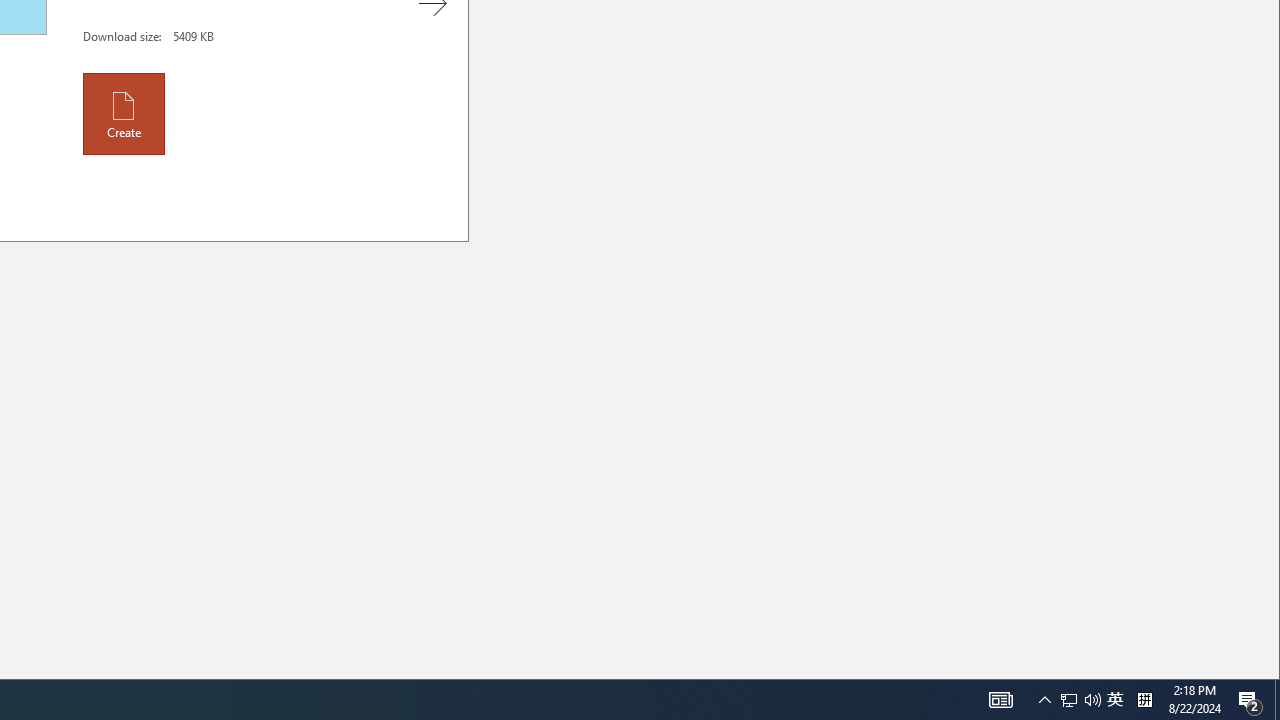 Image resolution: width=1280 pixels, height=720 pixels. Describe the element at coordinates (123, 113) in the screenshot. I see `'Create'` at that location.